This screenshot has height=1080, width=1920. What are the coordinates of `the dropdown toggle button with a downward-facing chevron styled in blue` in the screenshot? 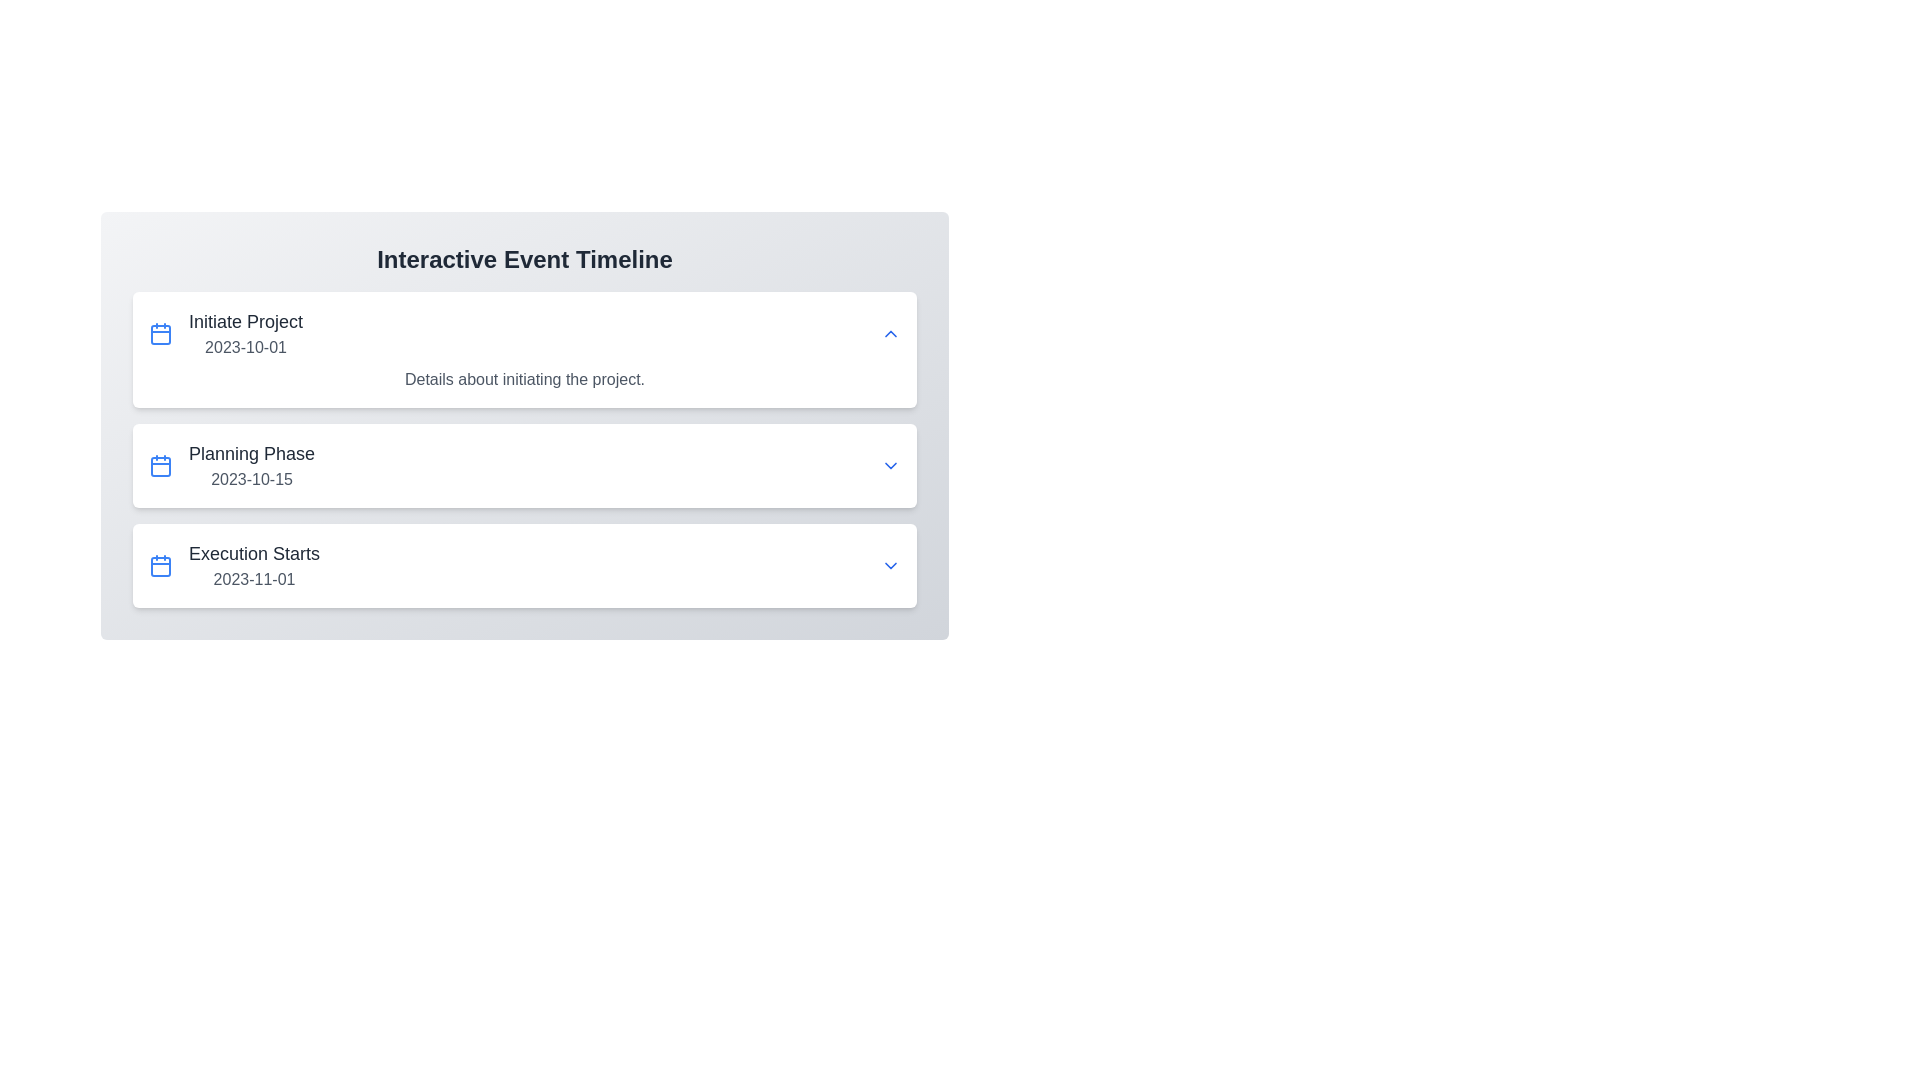 It's located at (890, 466).